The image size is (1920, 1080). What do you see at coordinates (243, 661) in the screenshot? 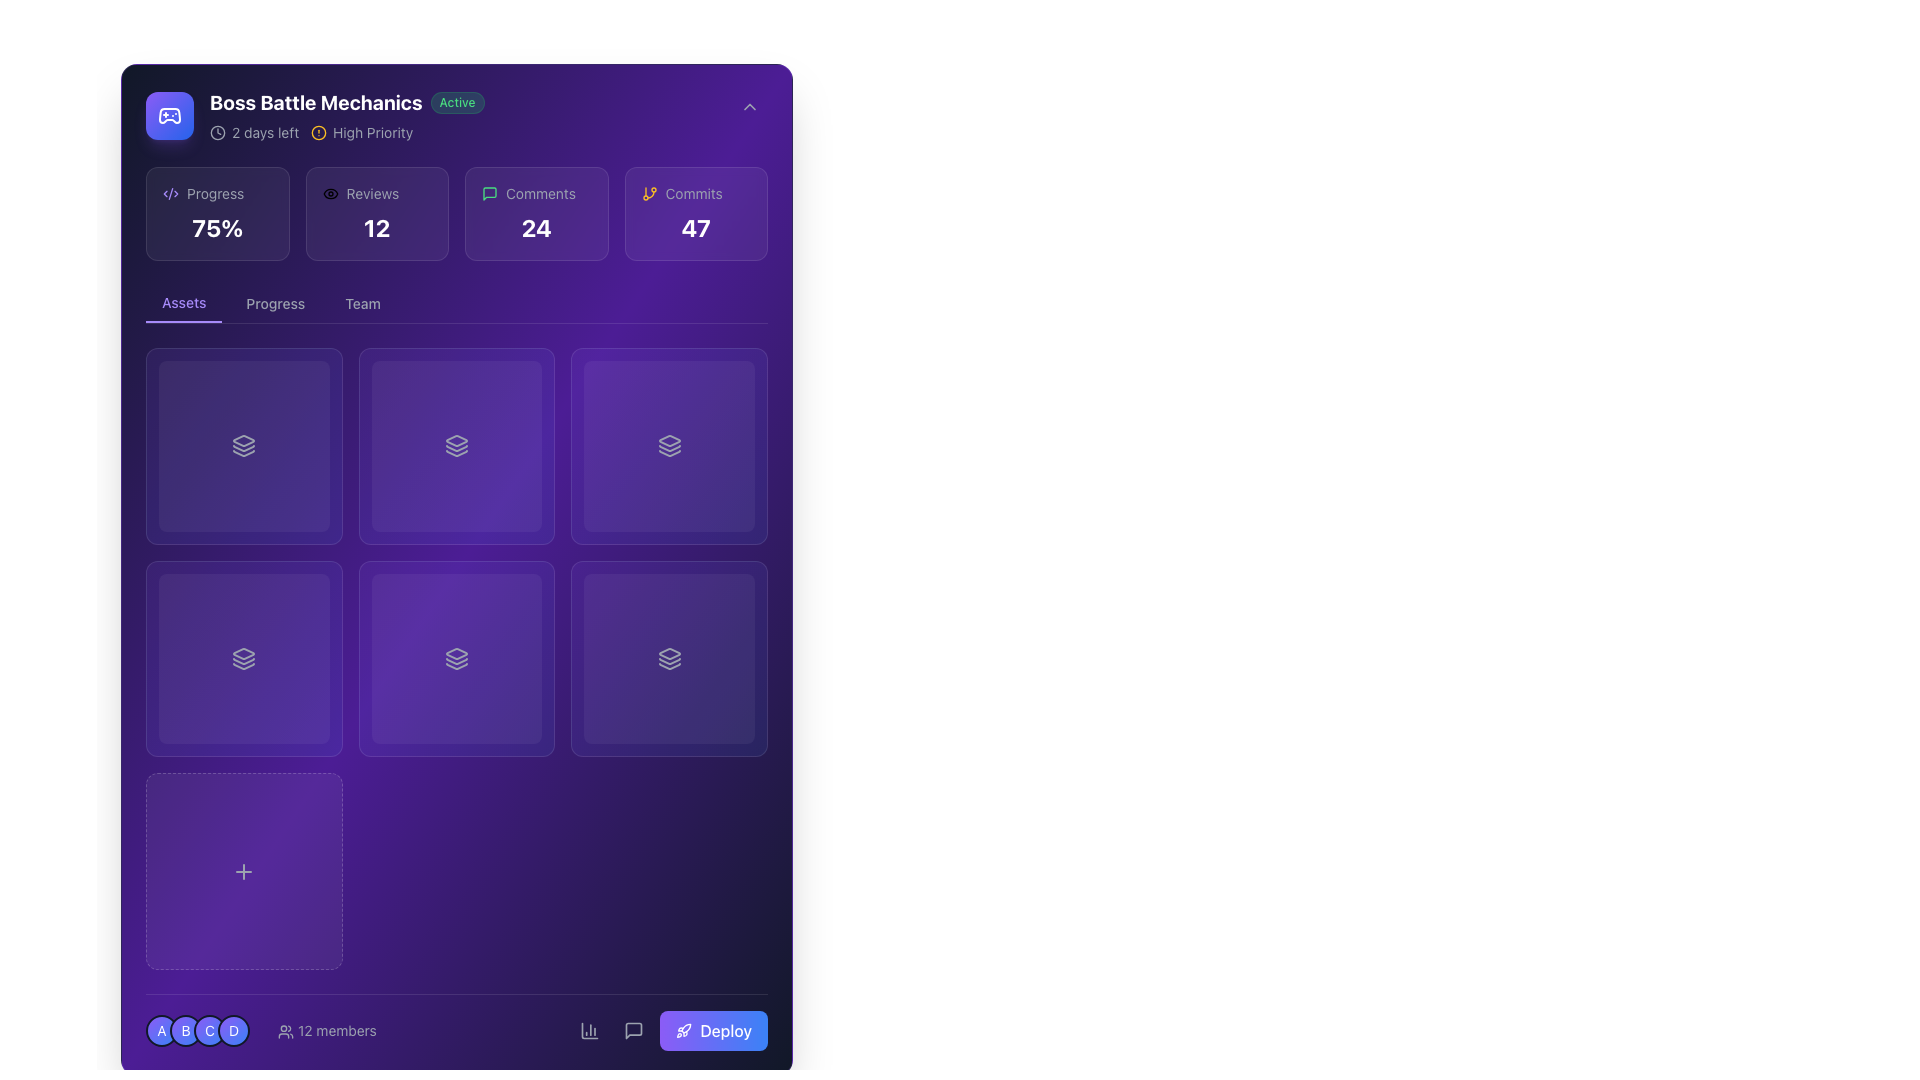
I see `the stack icon located in the bottom left cell of a 3x2 grid arrangement` at bounding box center [243, 661].